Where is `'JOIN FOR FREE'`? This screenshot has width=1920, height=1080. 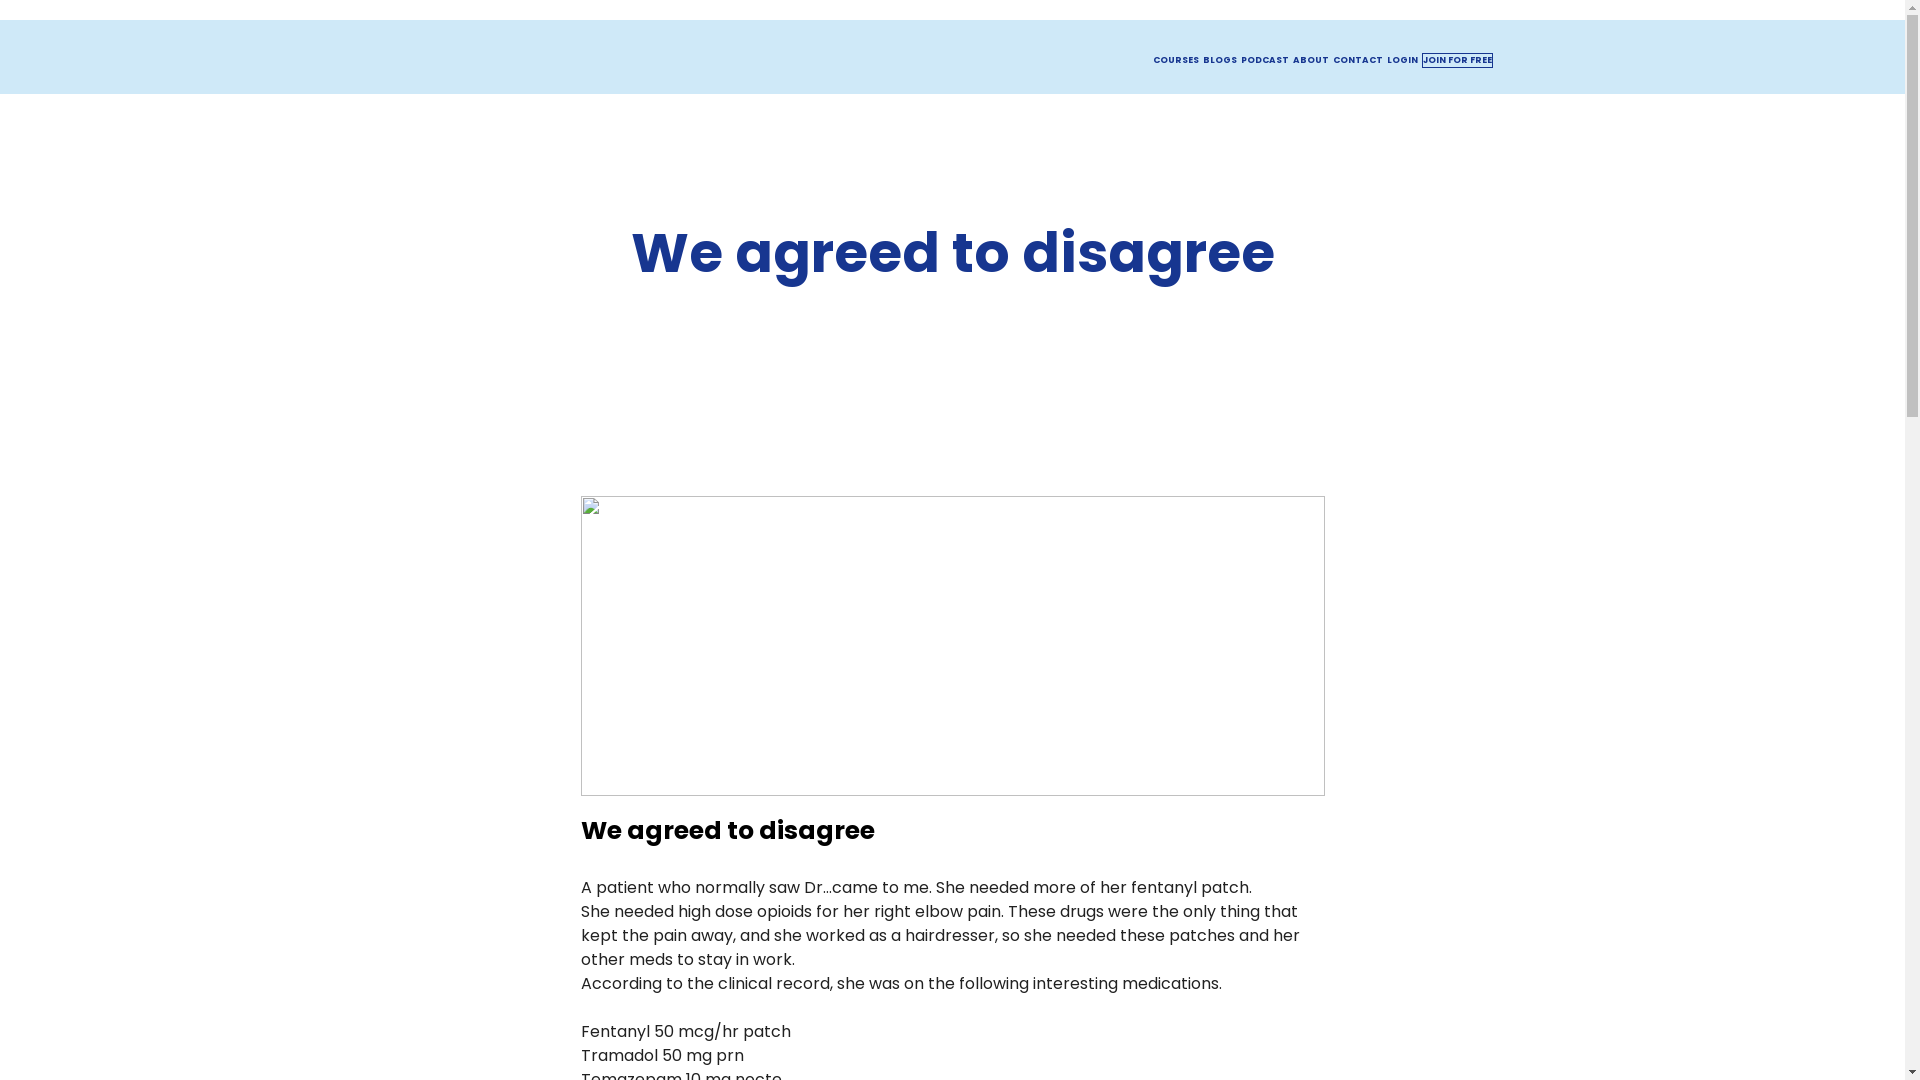
'JOIN FOR FREE' is located at coordinates (1457, 59).